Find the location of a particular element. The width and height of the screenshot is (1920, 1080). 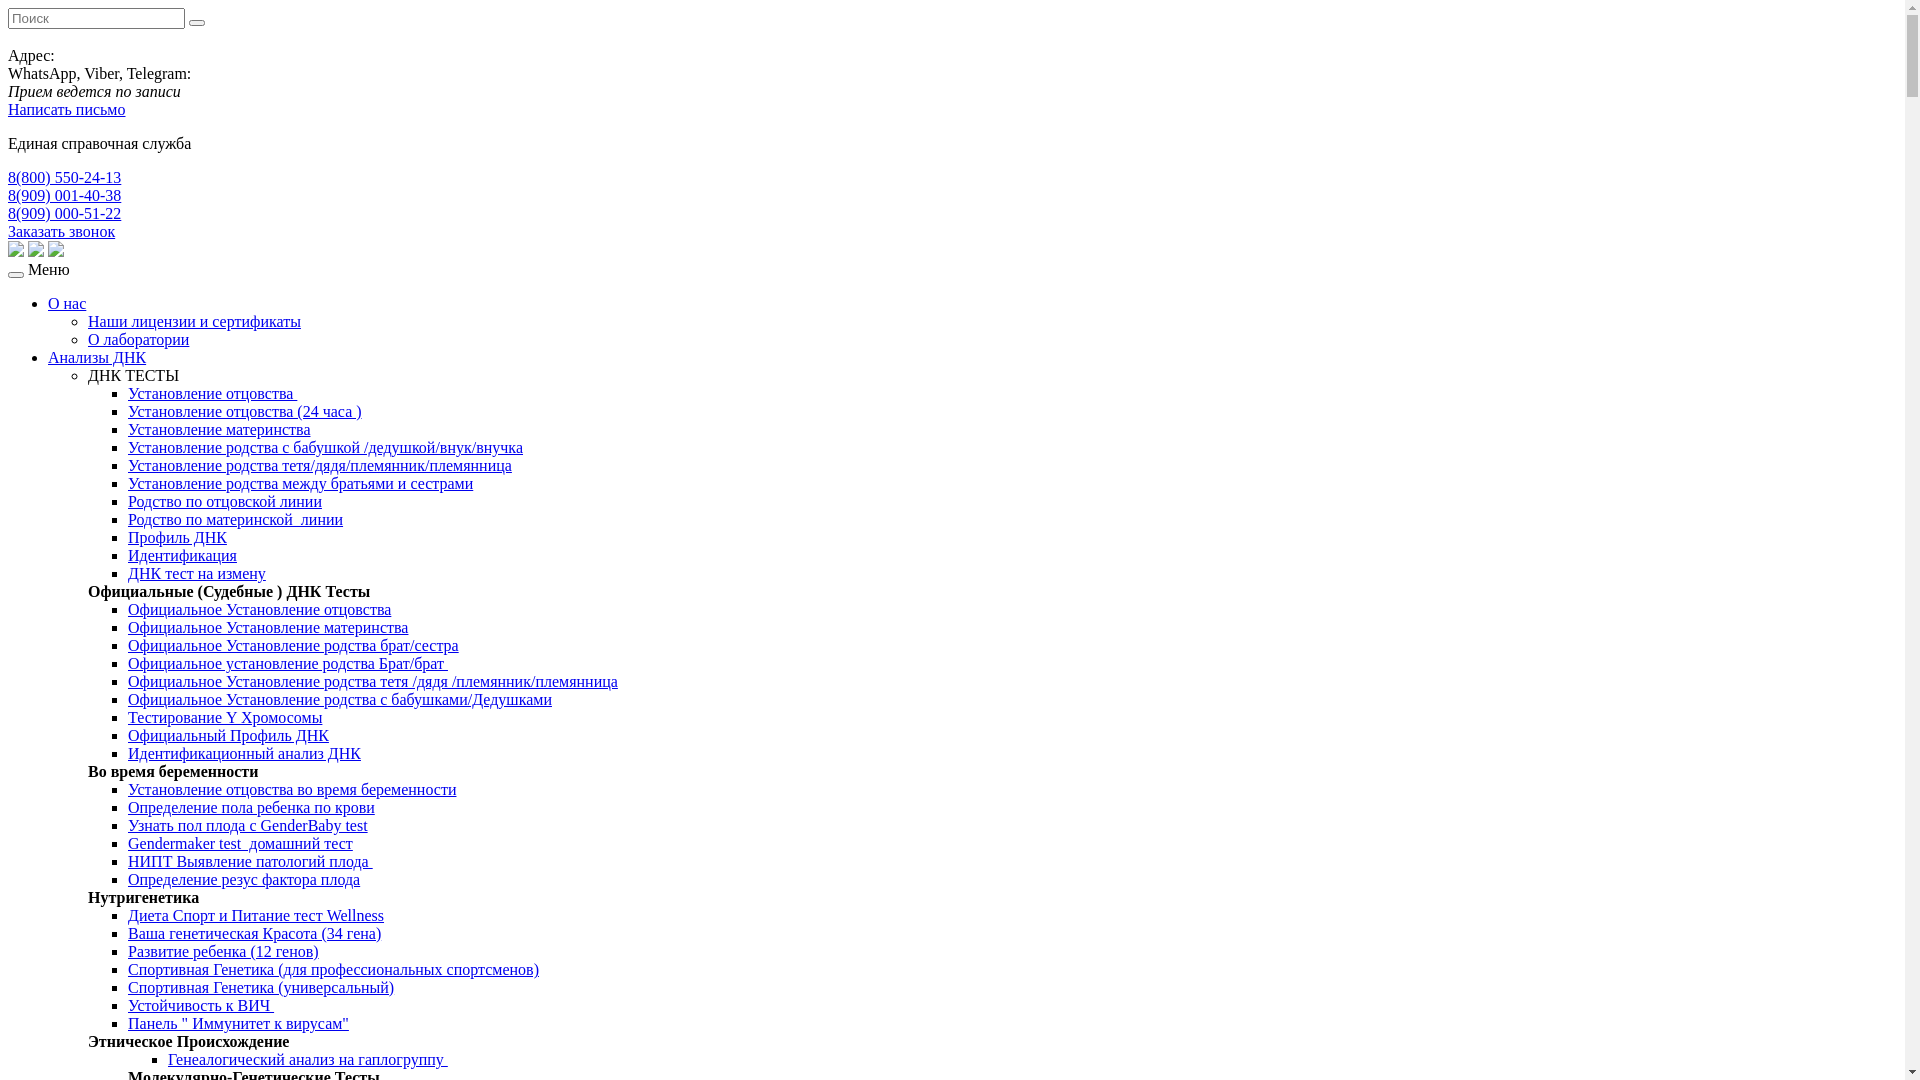

'8(800) 550-24-13' is located at coordinates (64, 176).